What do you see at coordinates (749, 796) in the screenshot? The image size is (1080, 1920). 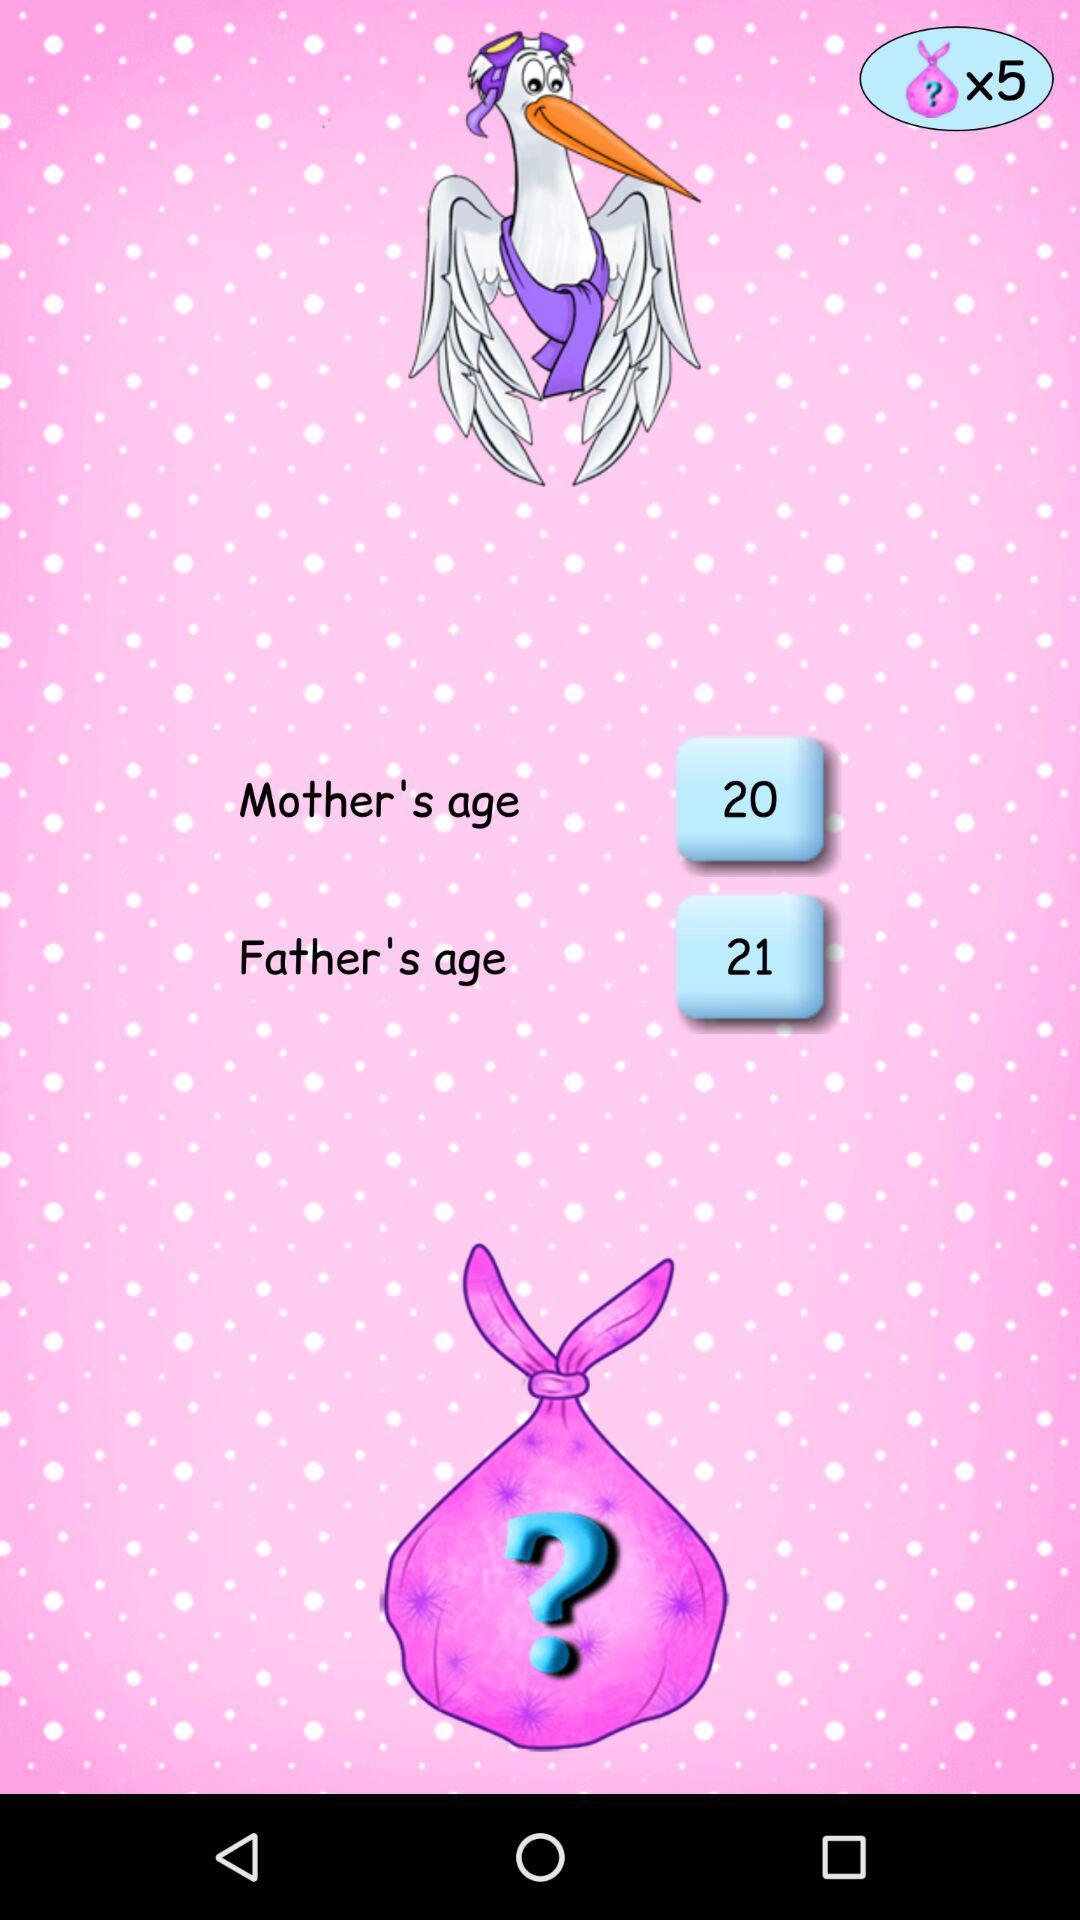 I see `item above the 21 icon` at bounding box center [749, 796].